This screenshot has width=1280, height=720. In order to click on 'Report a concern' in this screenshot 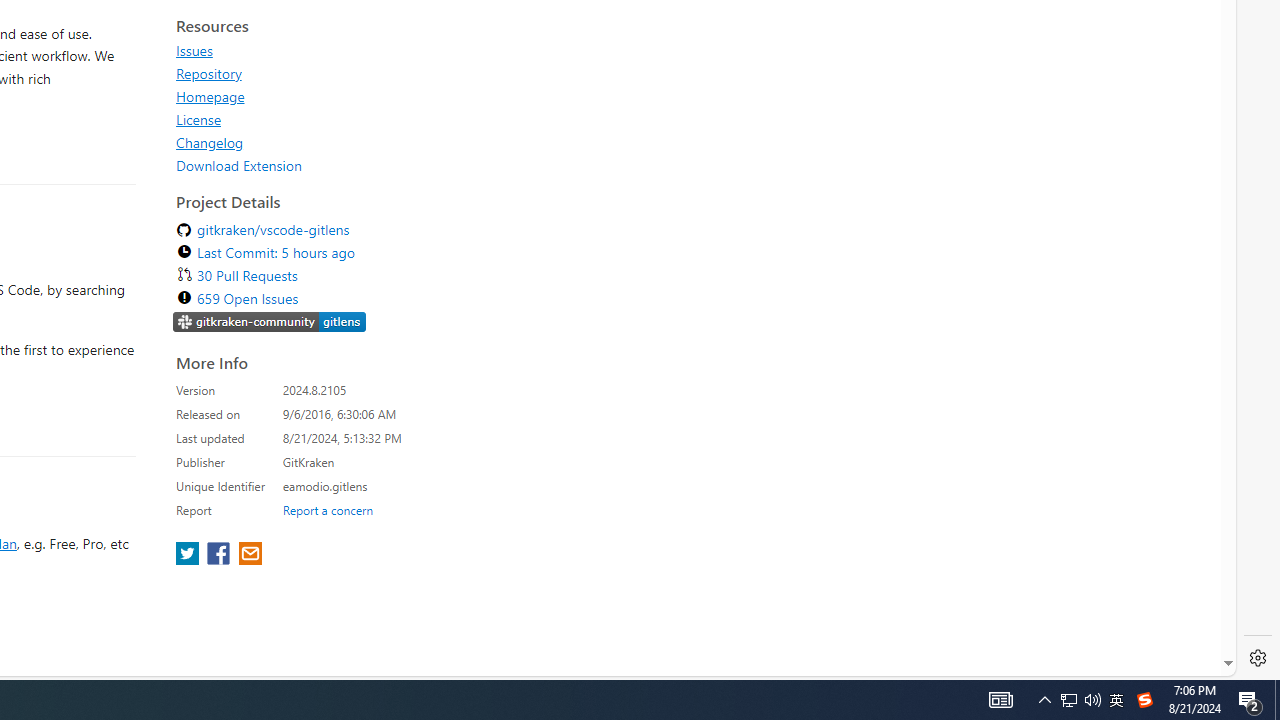, I will do `click(327, 508)`.